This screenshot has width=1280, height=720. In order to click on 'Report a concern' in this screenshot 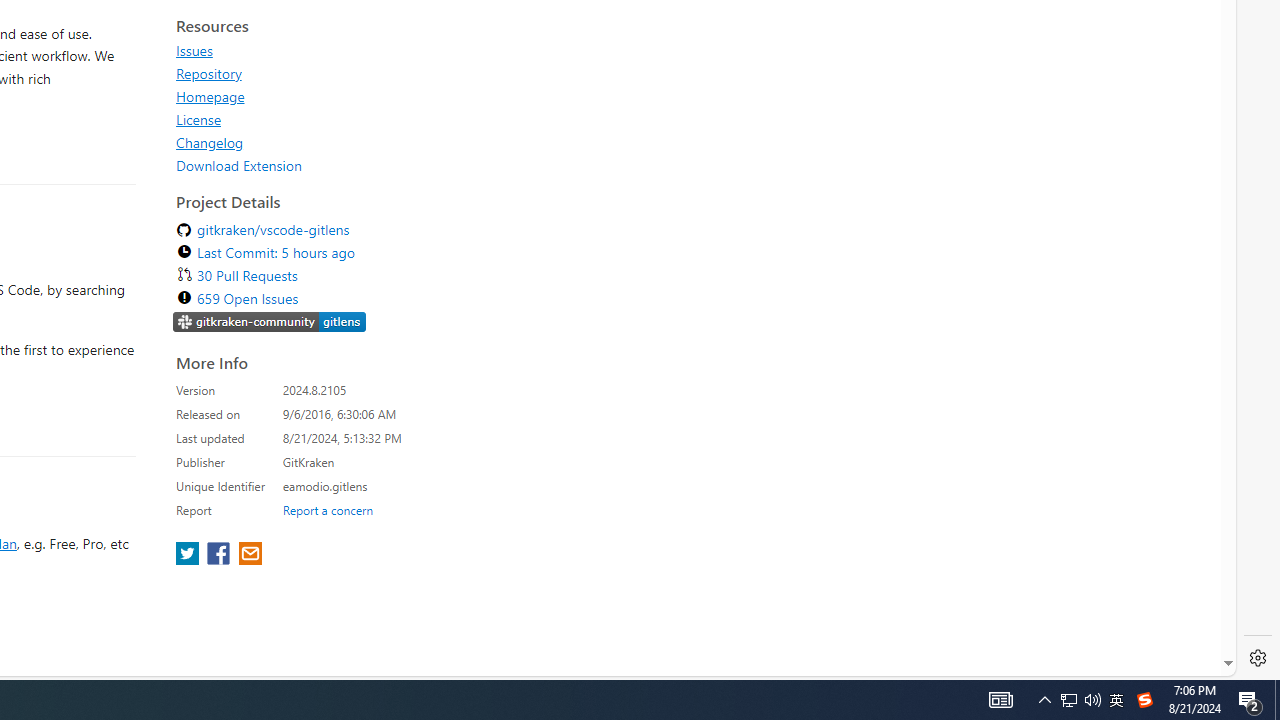, I will do `click(327, 508)`.